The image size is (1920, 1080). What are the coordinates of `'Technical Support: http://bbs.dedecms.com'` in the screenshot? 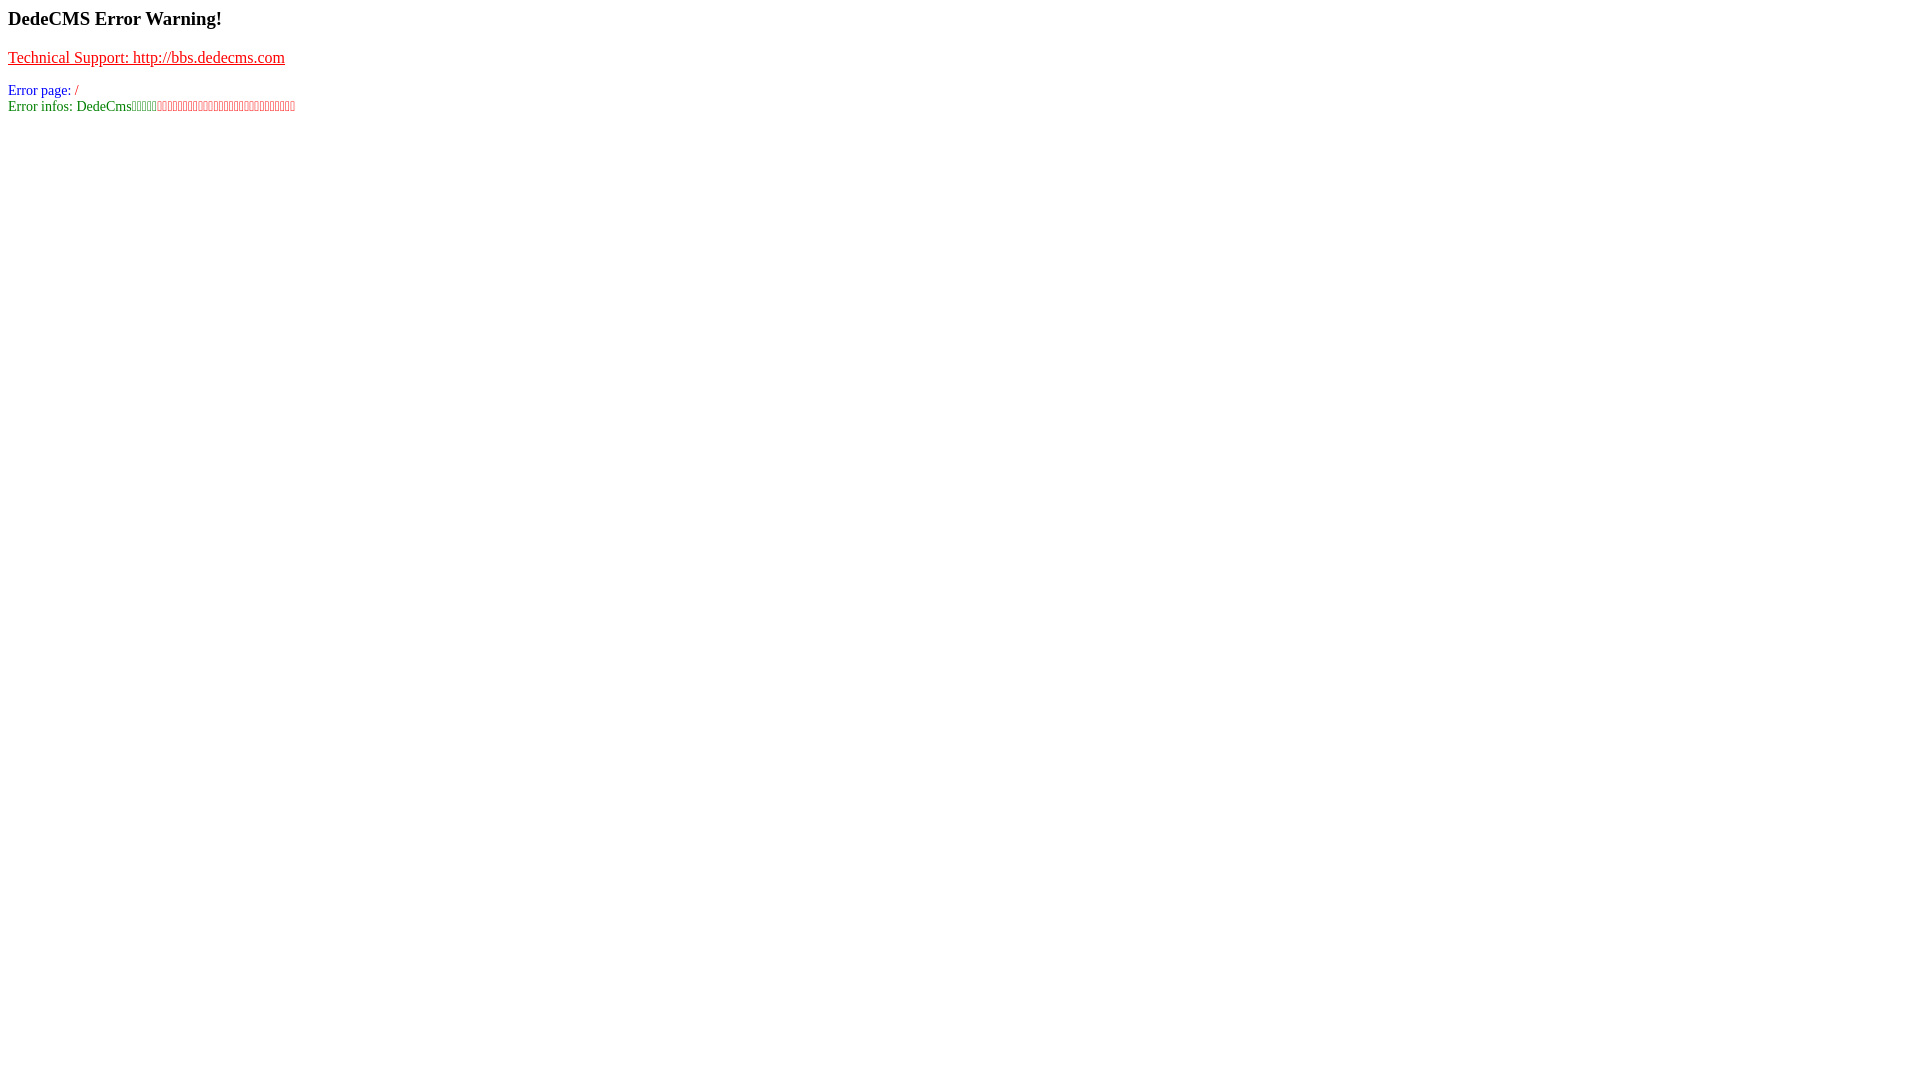 It's located at (145, 56).